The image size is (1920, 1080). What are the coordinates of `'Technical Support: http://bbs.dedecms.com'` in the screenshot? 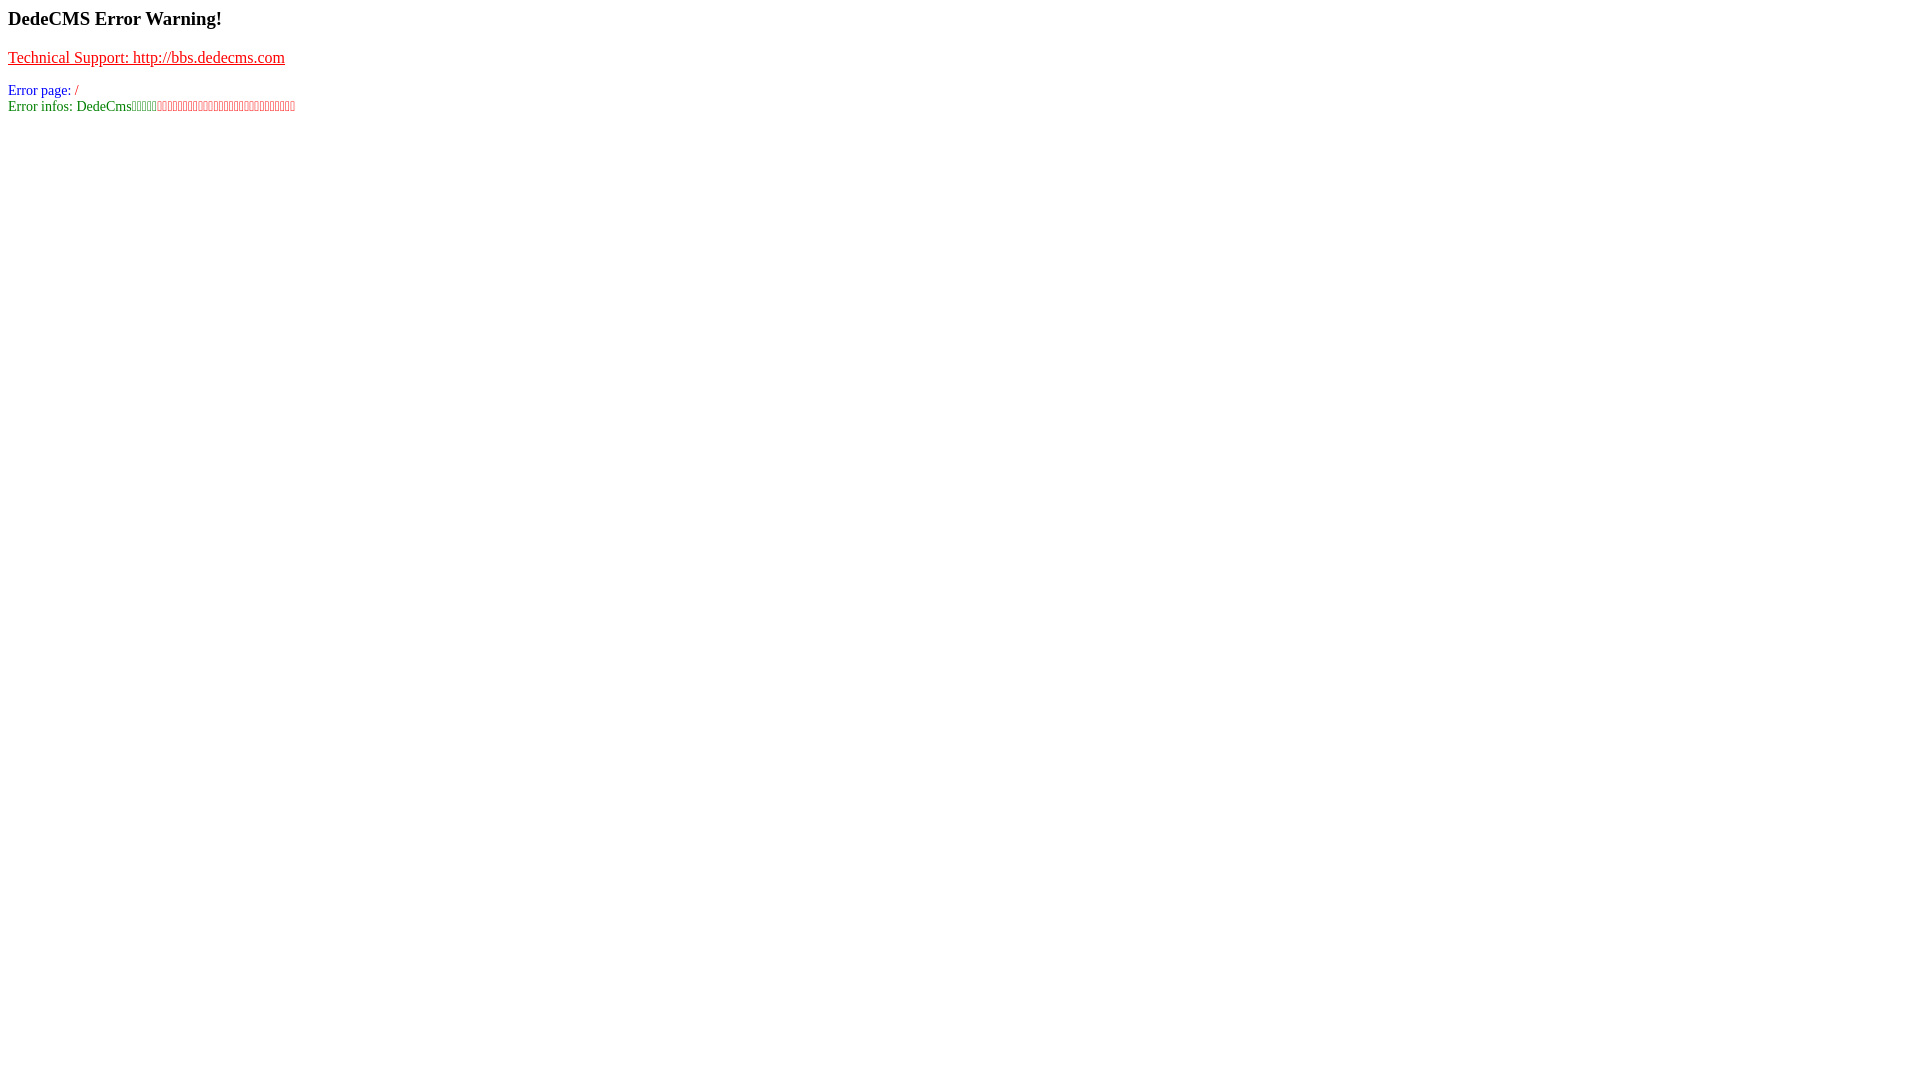 It's located at (145, 56).